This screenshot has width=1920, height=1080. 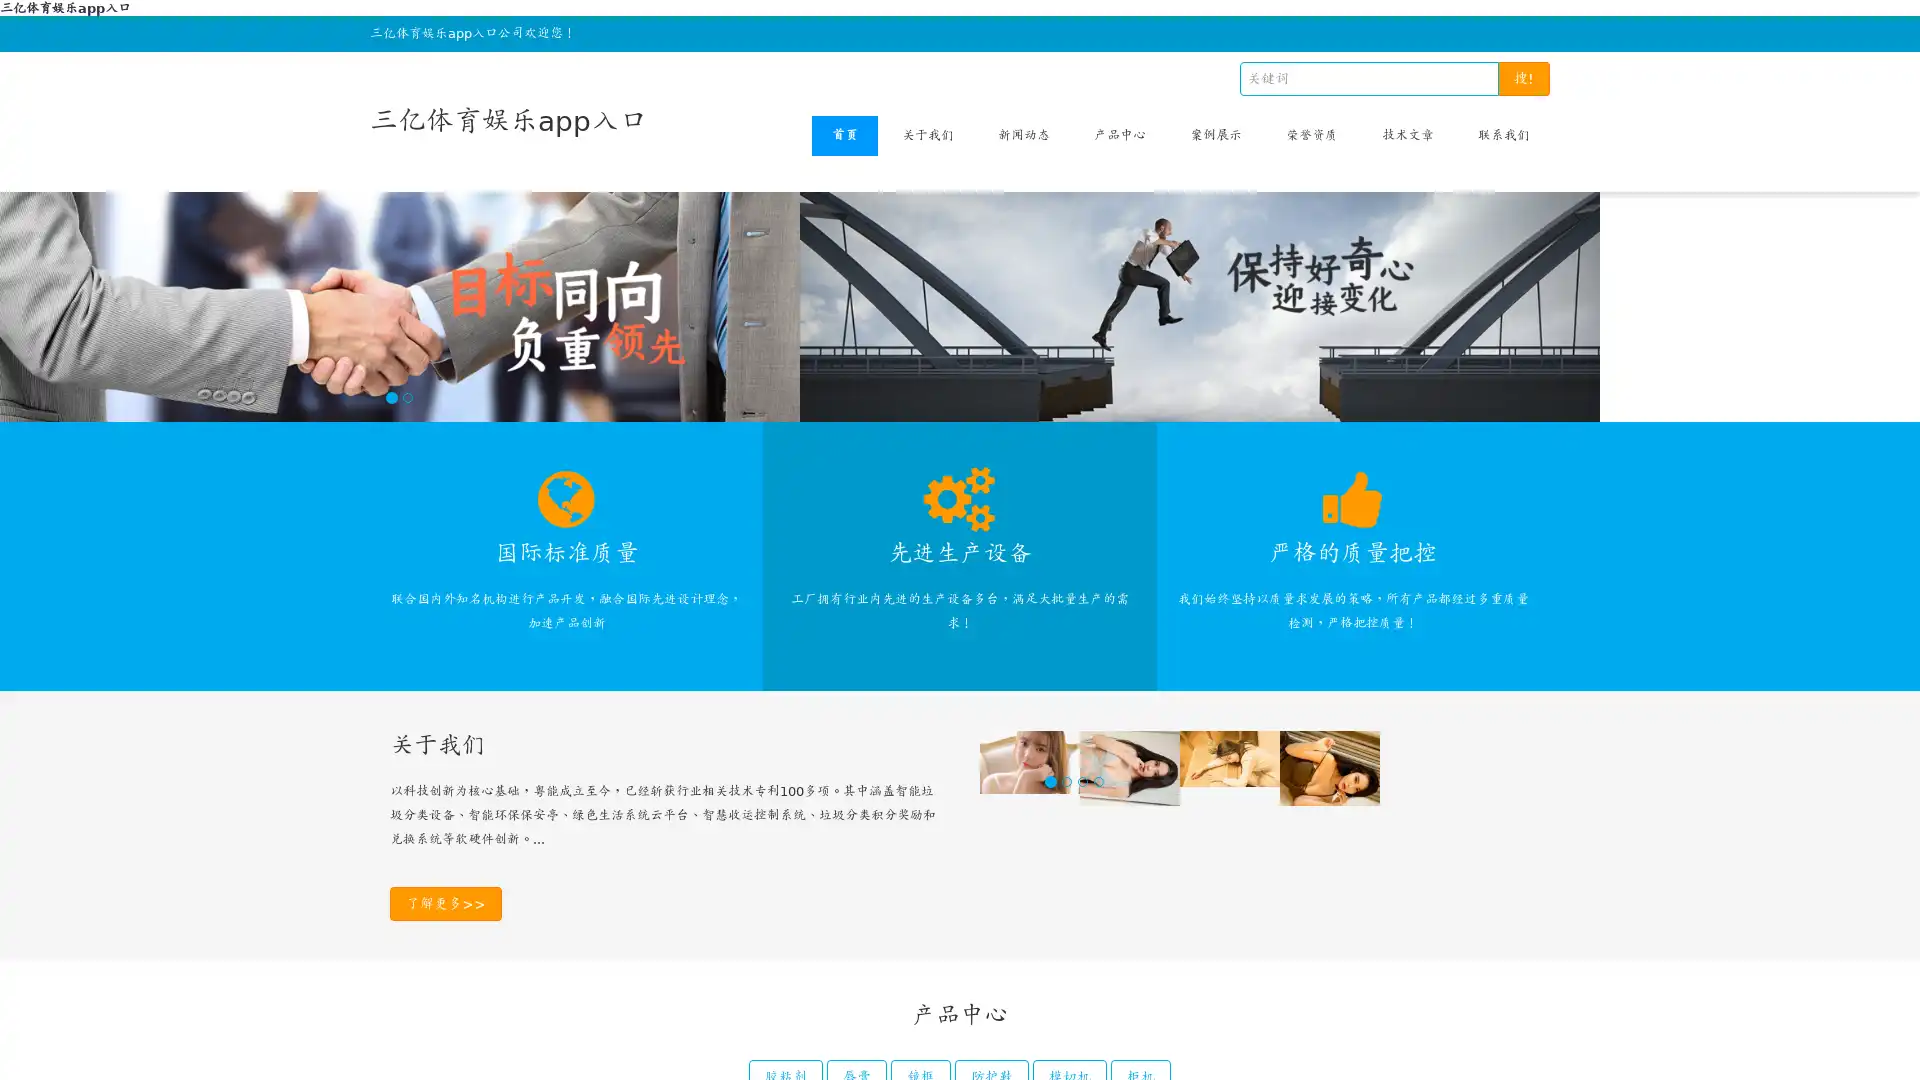 What do you see at coordinates (1523, 77) in the screenshot?
I see `!` at bounding box center [1523, 77].